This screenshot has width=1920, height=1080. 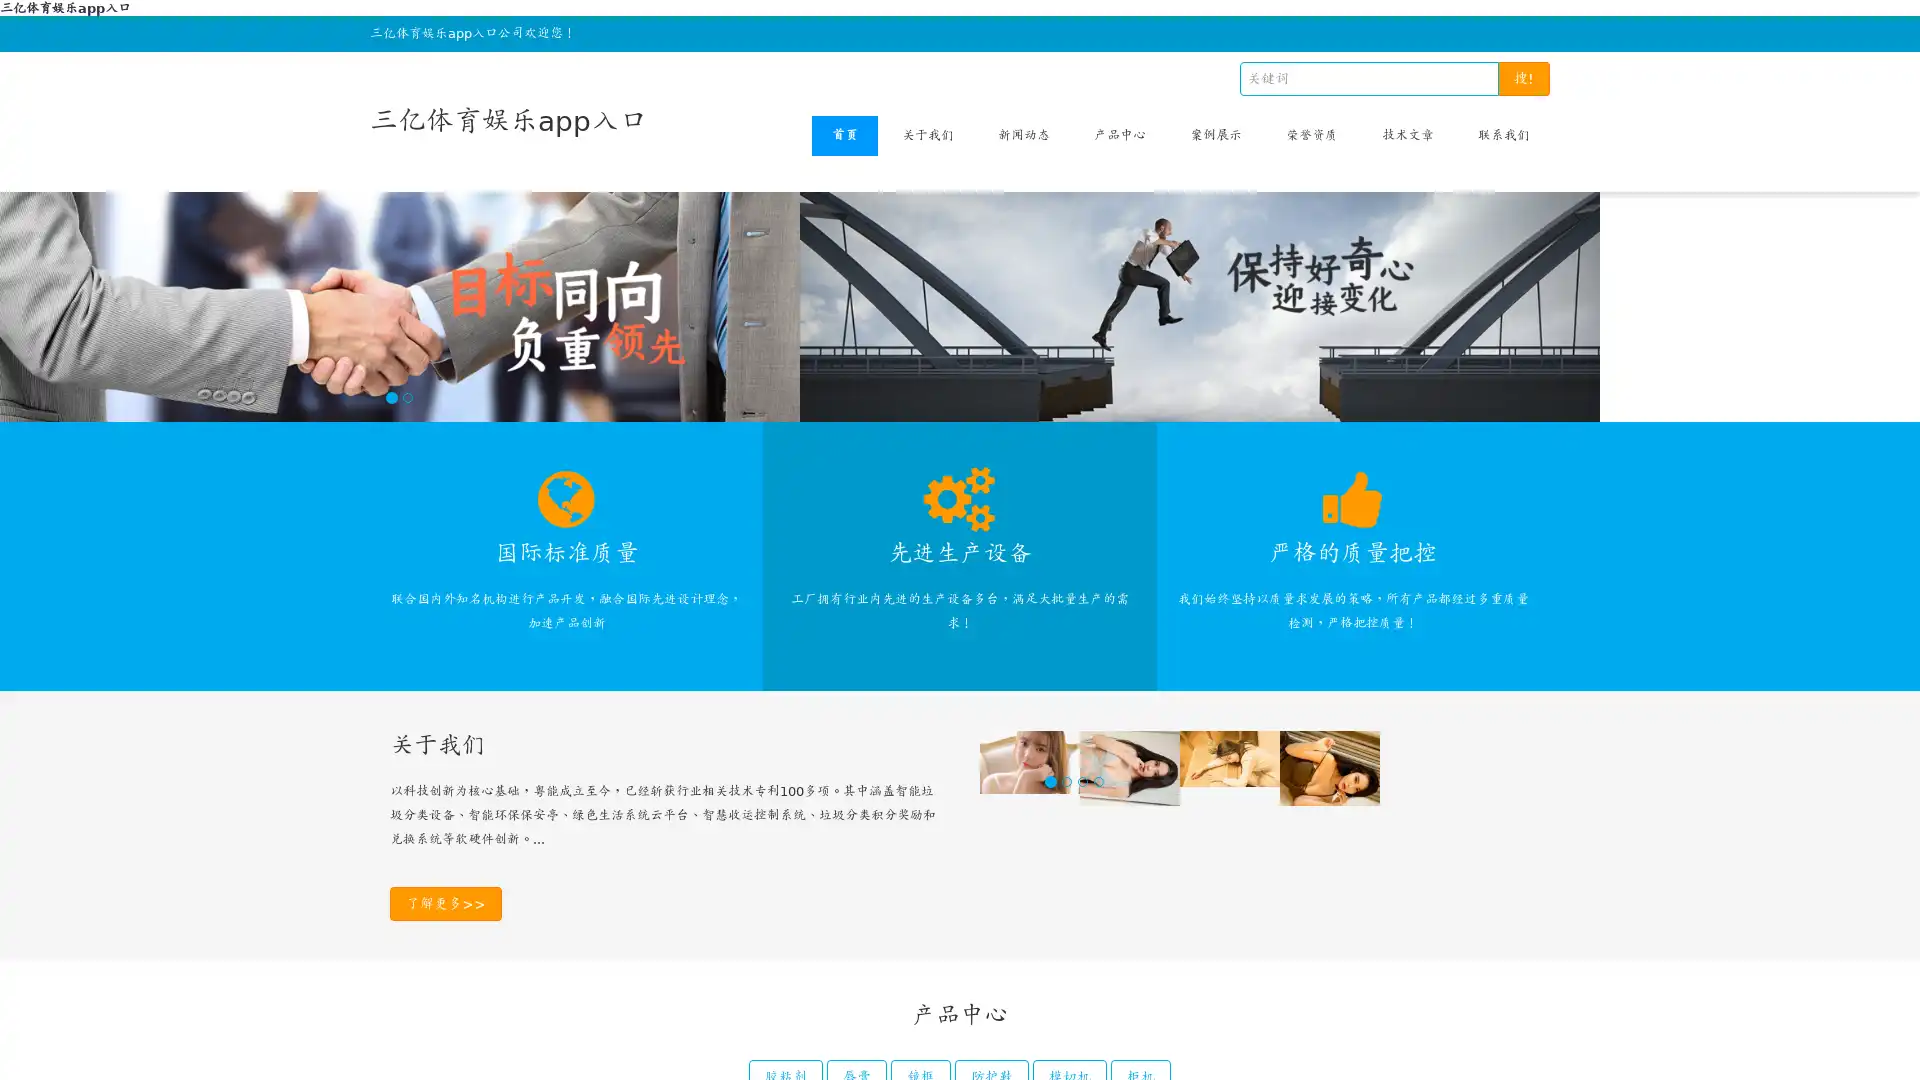 What do you see at coordinates (1523, 77) in the screenshot?
I see `!` at bounding box center [1523, 77].